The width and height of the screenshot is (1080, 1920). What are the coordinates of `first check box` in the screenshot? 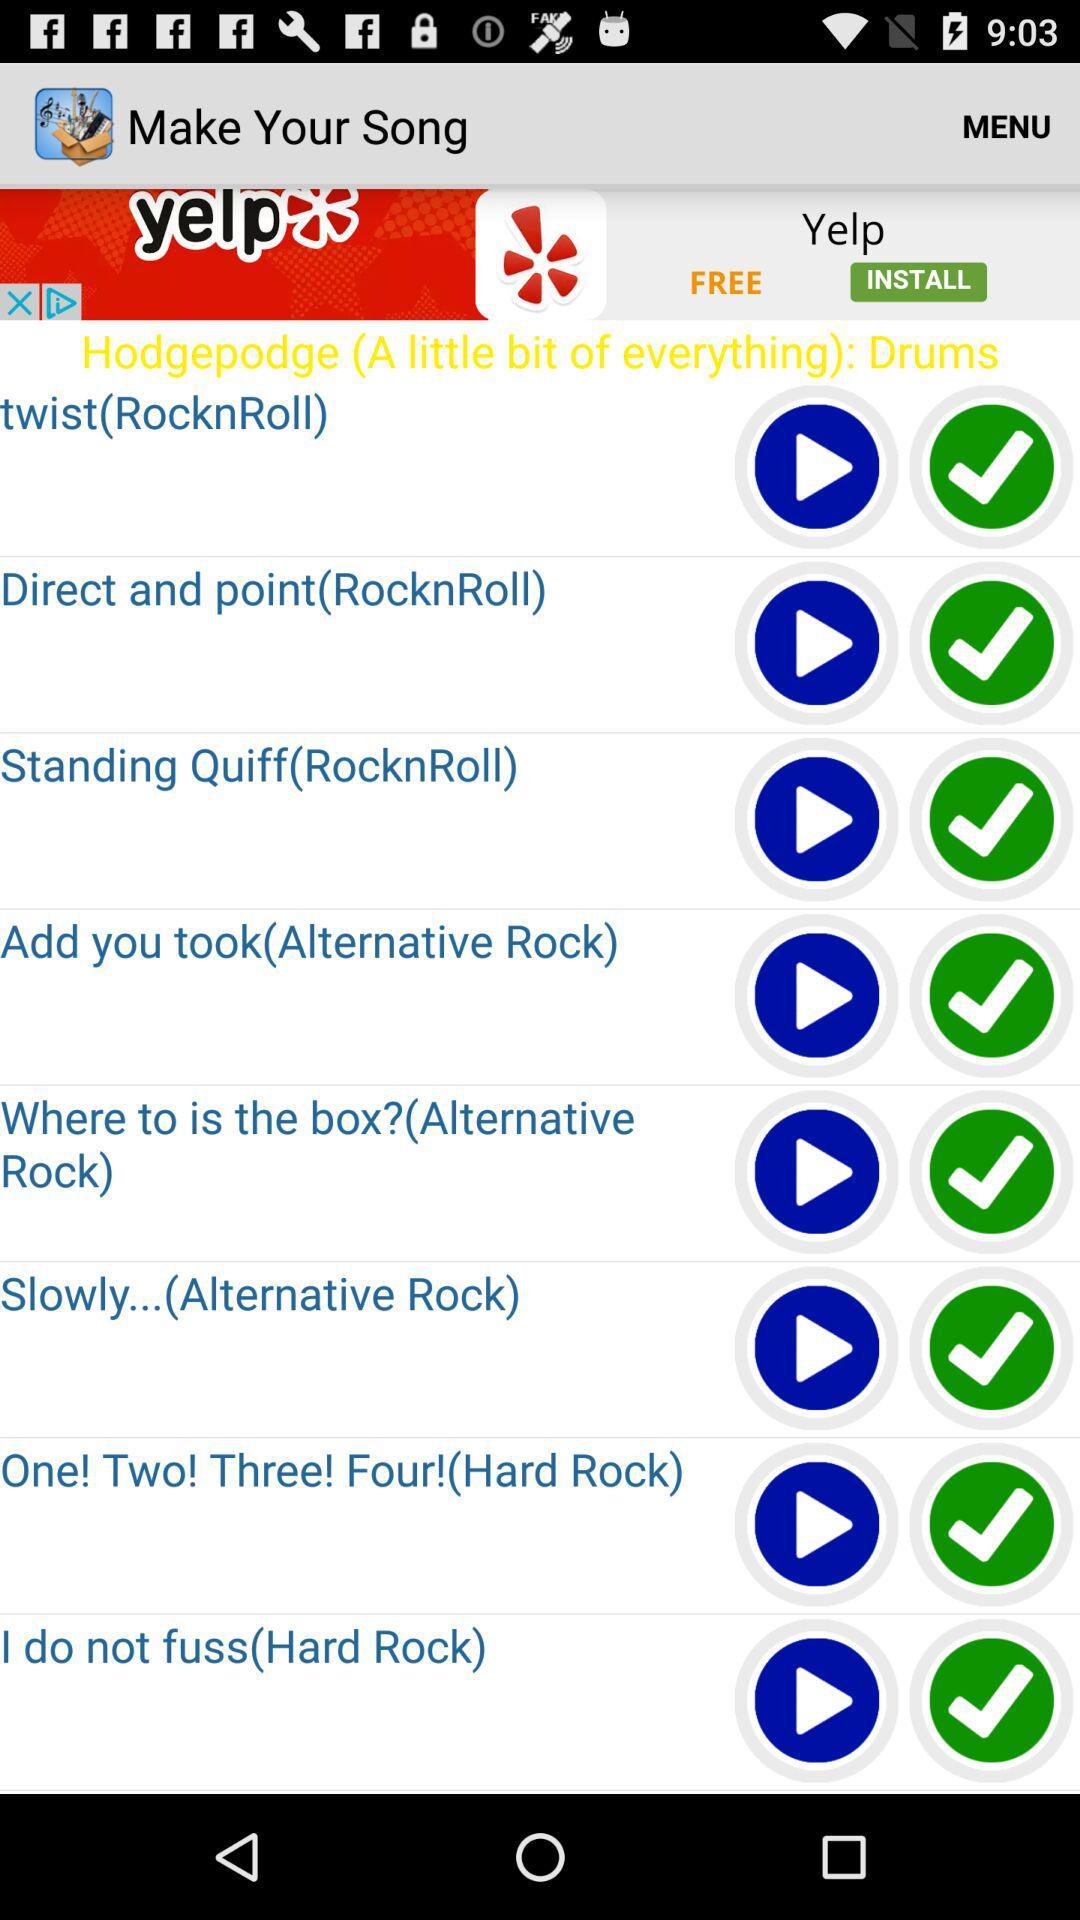 It's located at (992, 467).